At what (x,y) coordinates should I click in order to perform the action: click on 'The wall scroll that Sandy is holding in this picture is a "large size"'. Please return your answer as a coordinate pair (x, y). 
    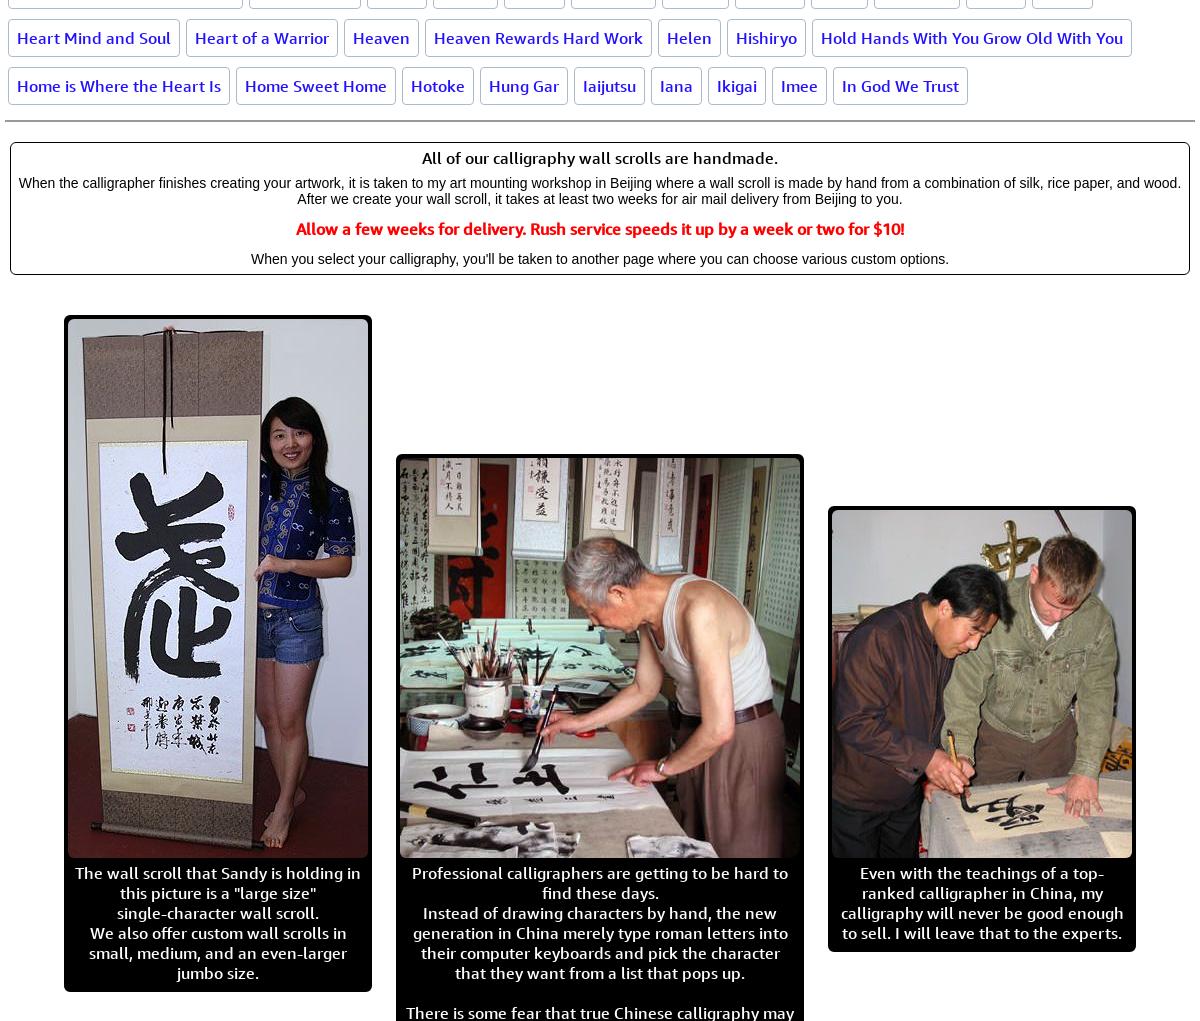
    Looking at the image, I should click on (217, 881).